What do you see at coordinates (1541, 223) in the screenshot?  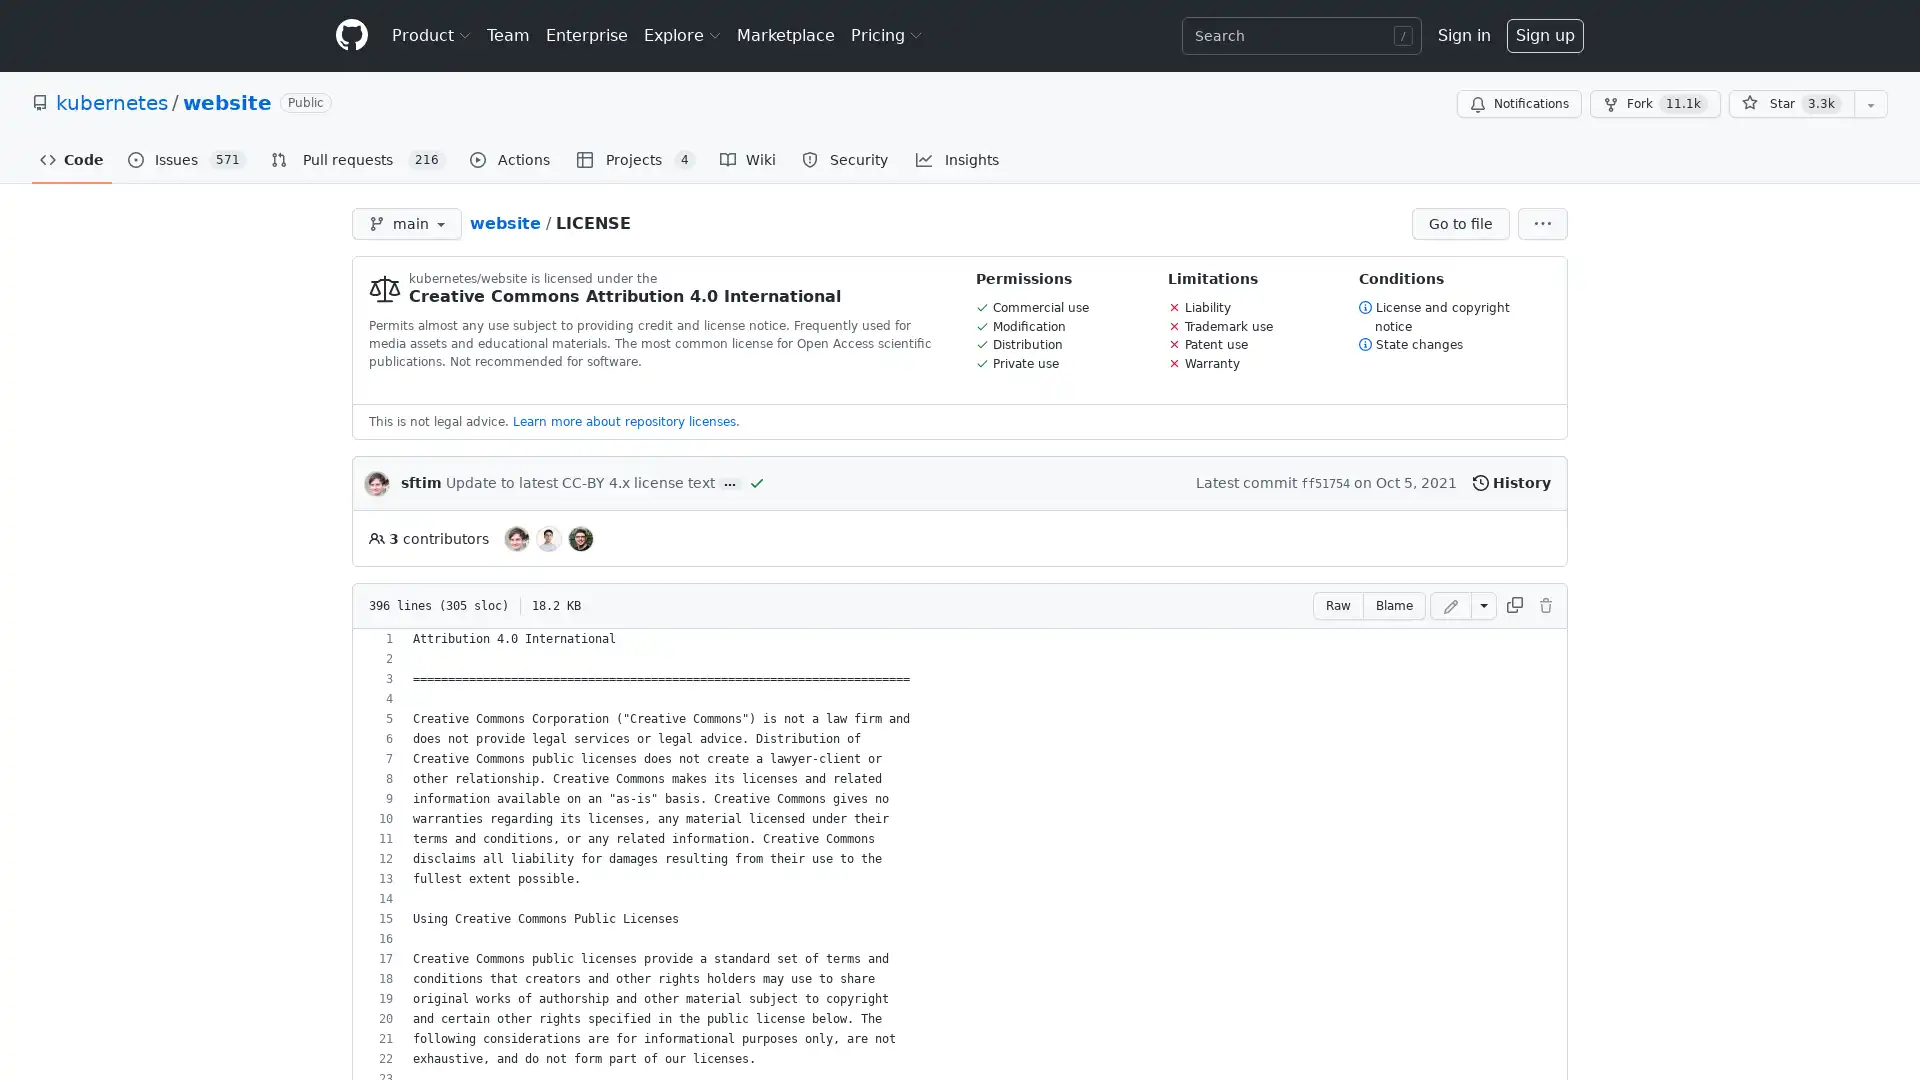 I see `More options` at bounding box center [1541, 223].